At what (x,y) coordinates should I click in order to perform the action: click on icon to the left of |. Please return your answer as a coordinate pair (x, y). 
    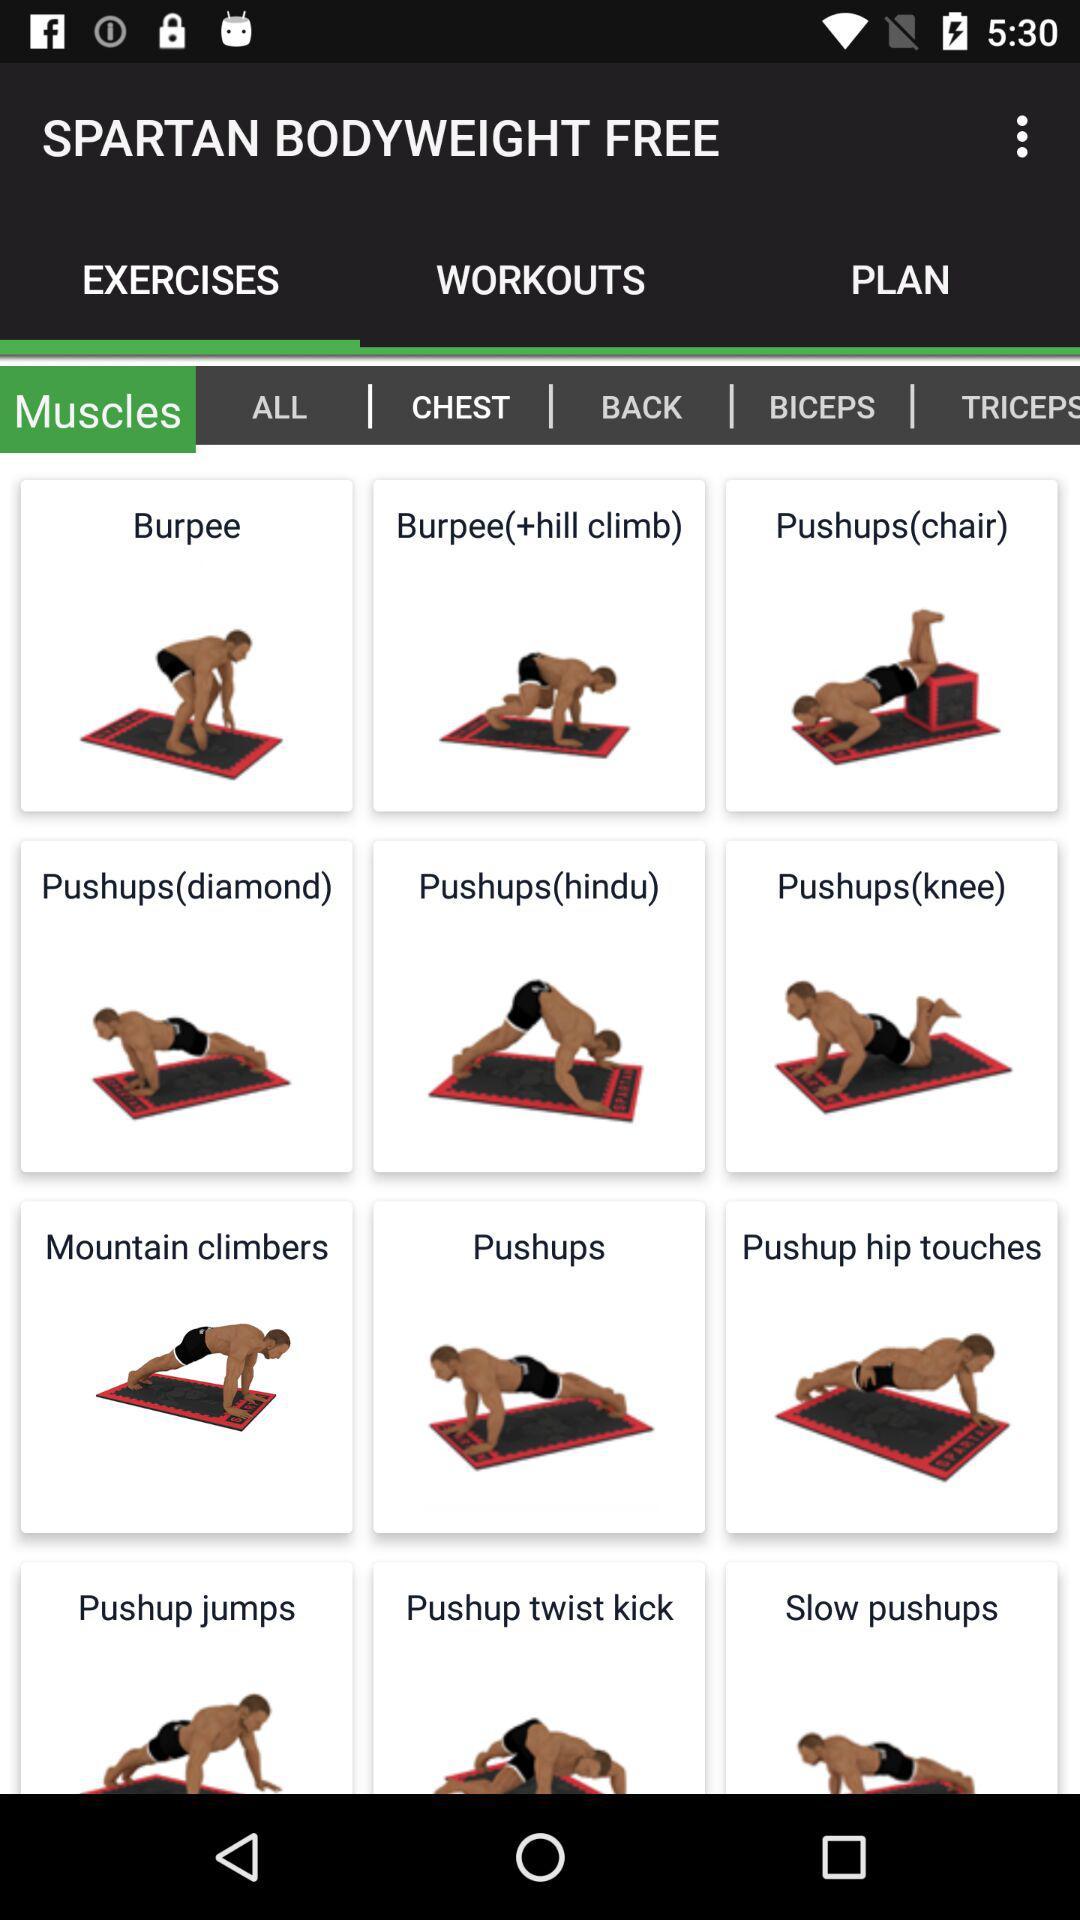
    Looking at the image, I should click on (821, 404).